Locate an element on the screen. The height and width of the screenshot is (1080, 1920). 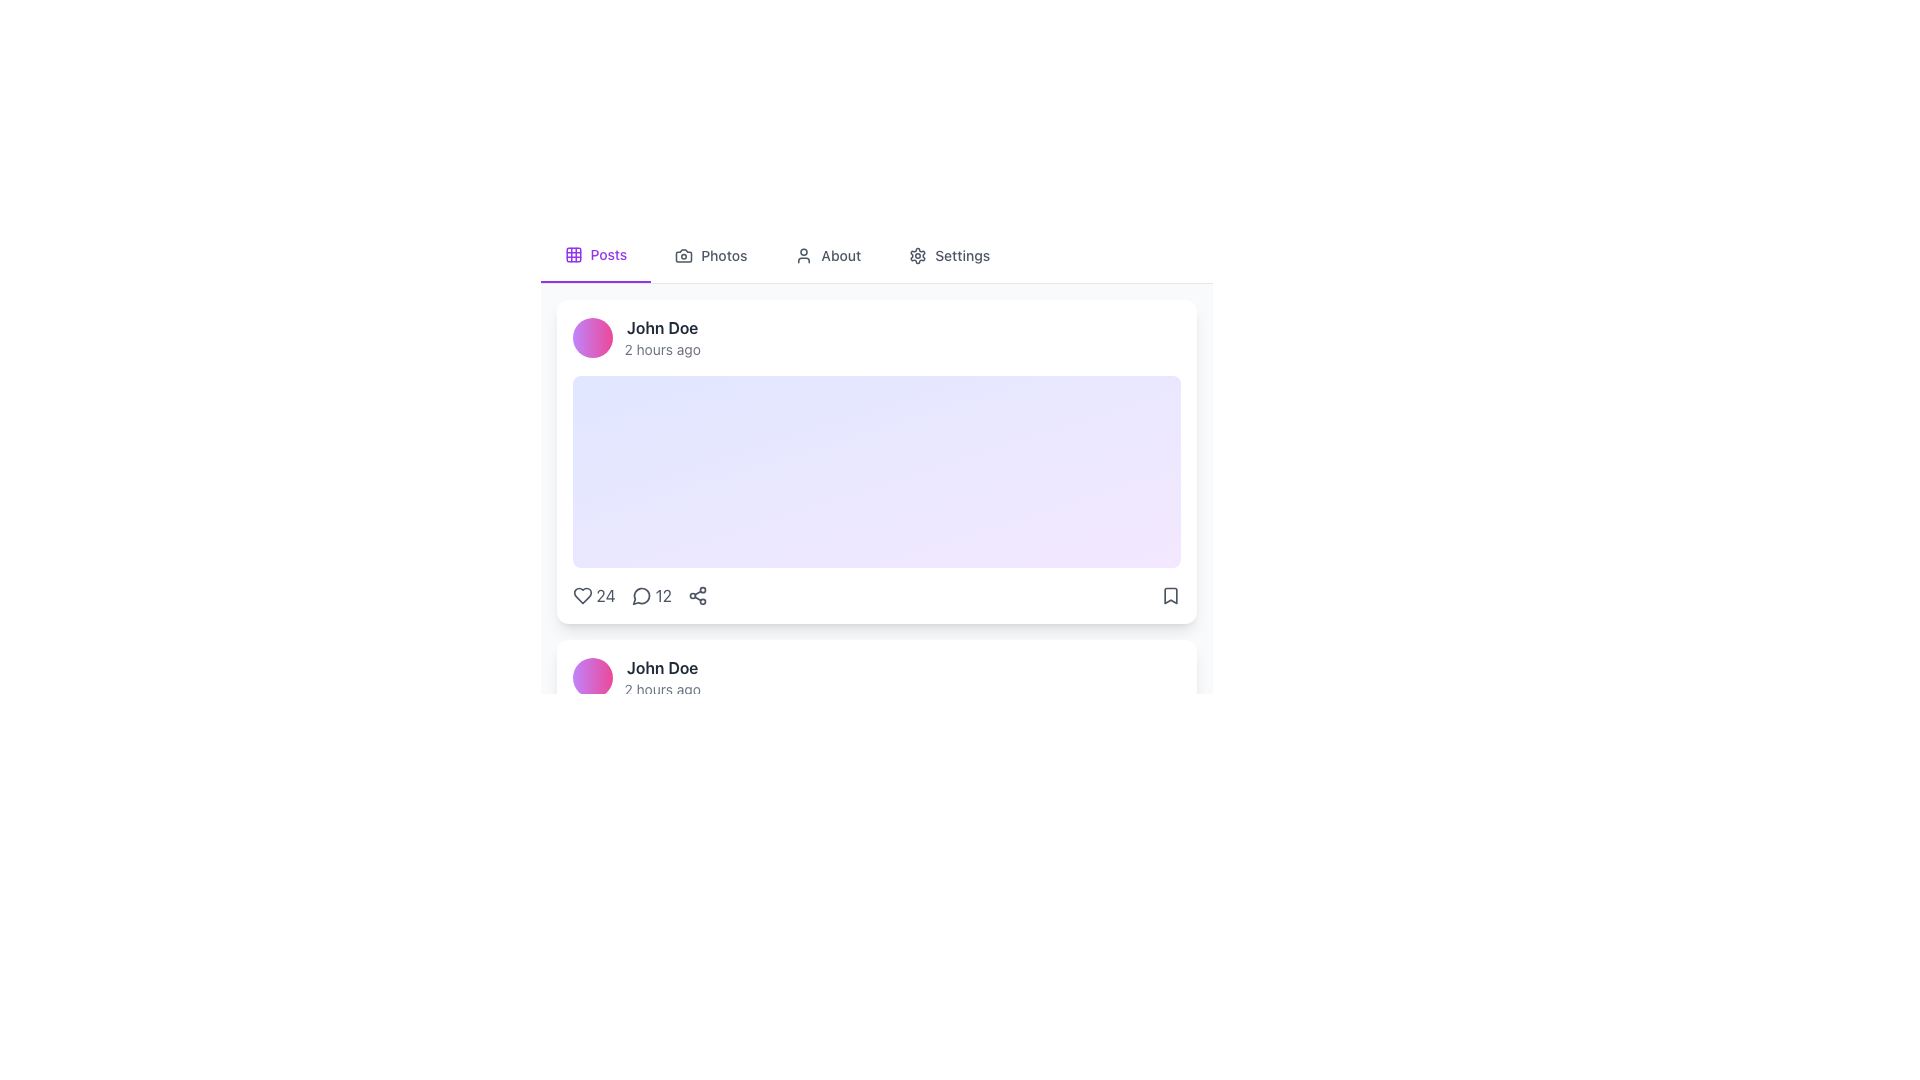
the first navigation tab in the navigation bar is located at coordinates (594, 254).